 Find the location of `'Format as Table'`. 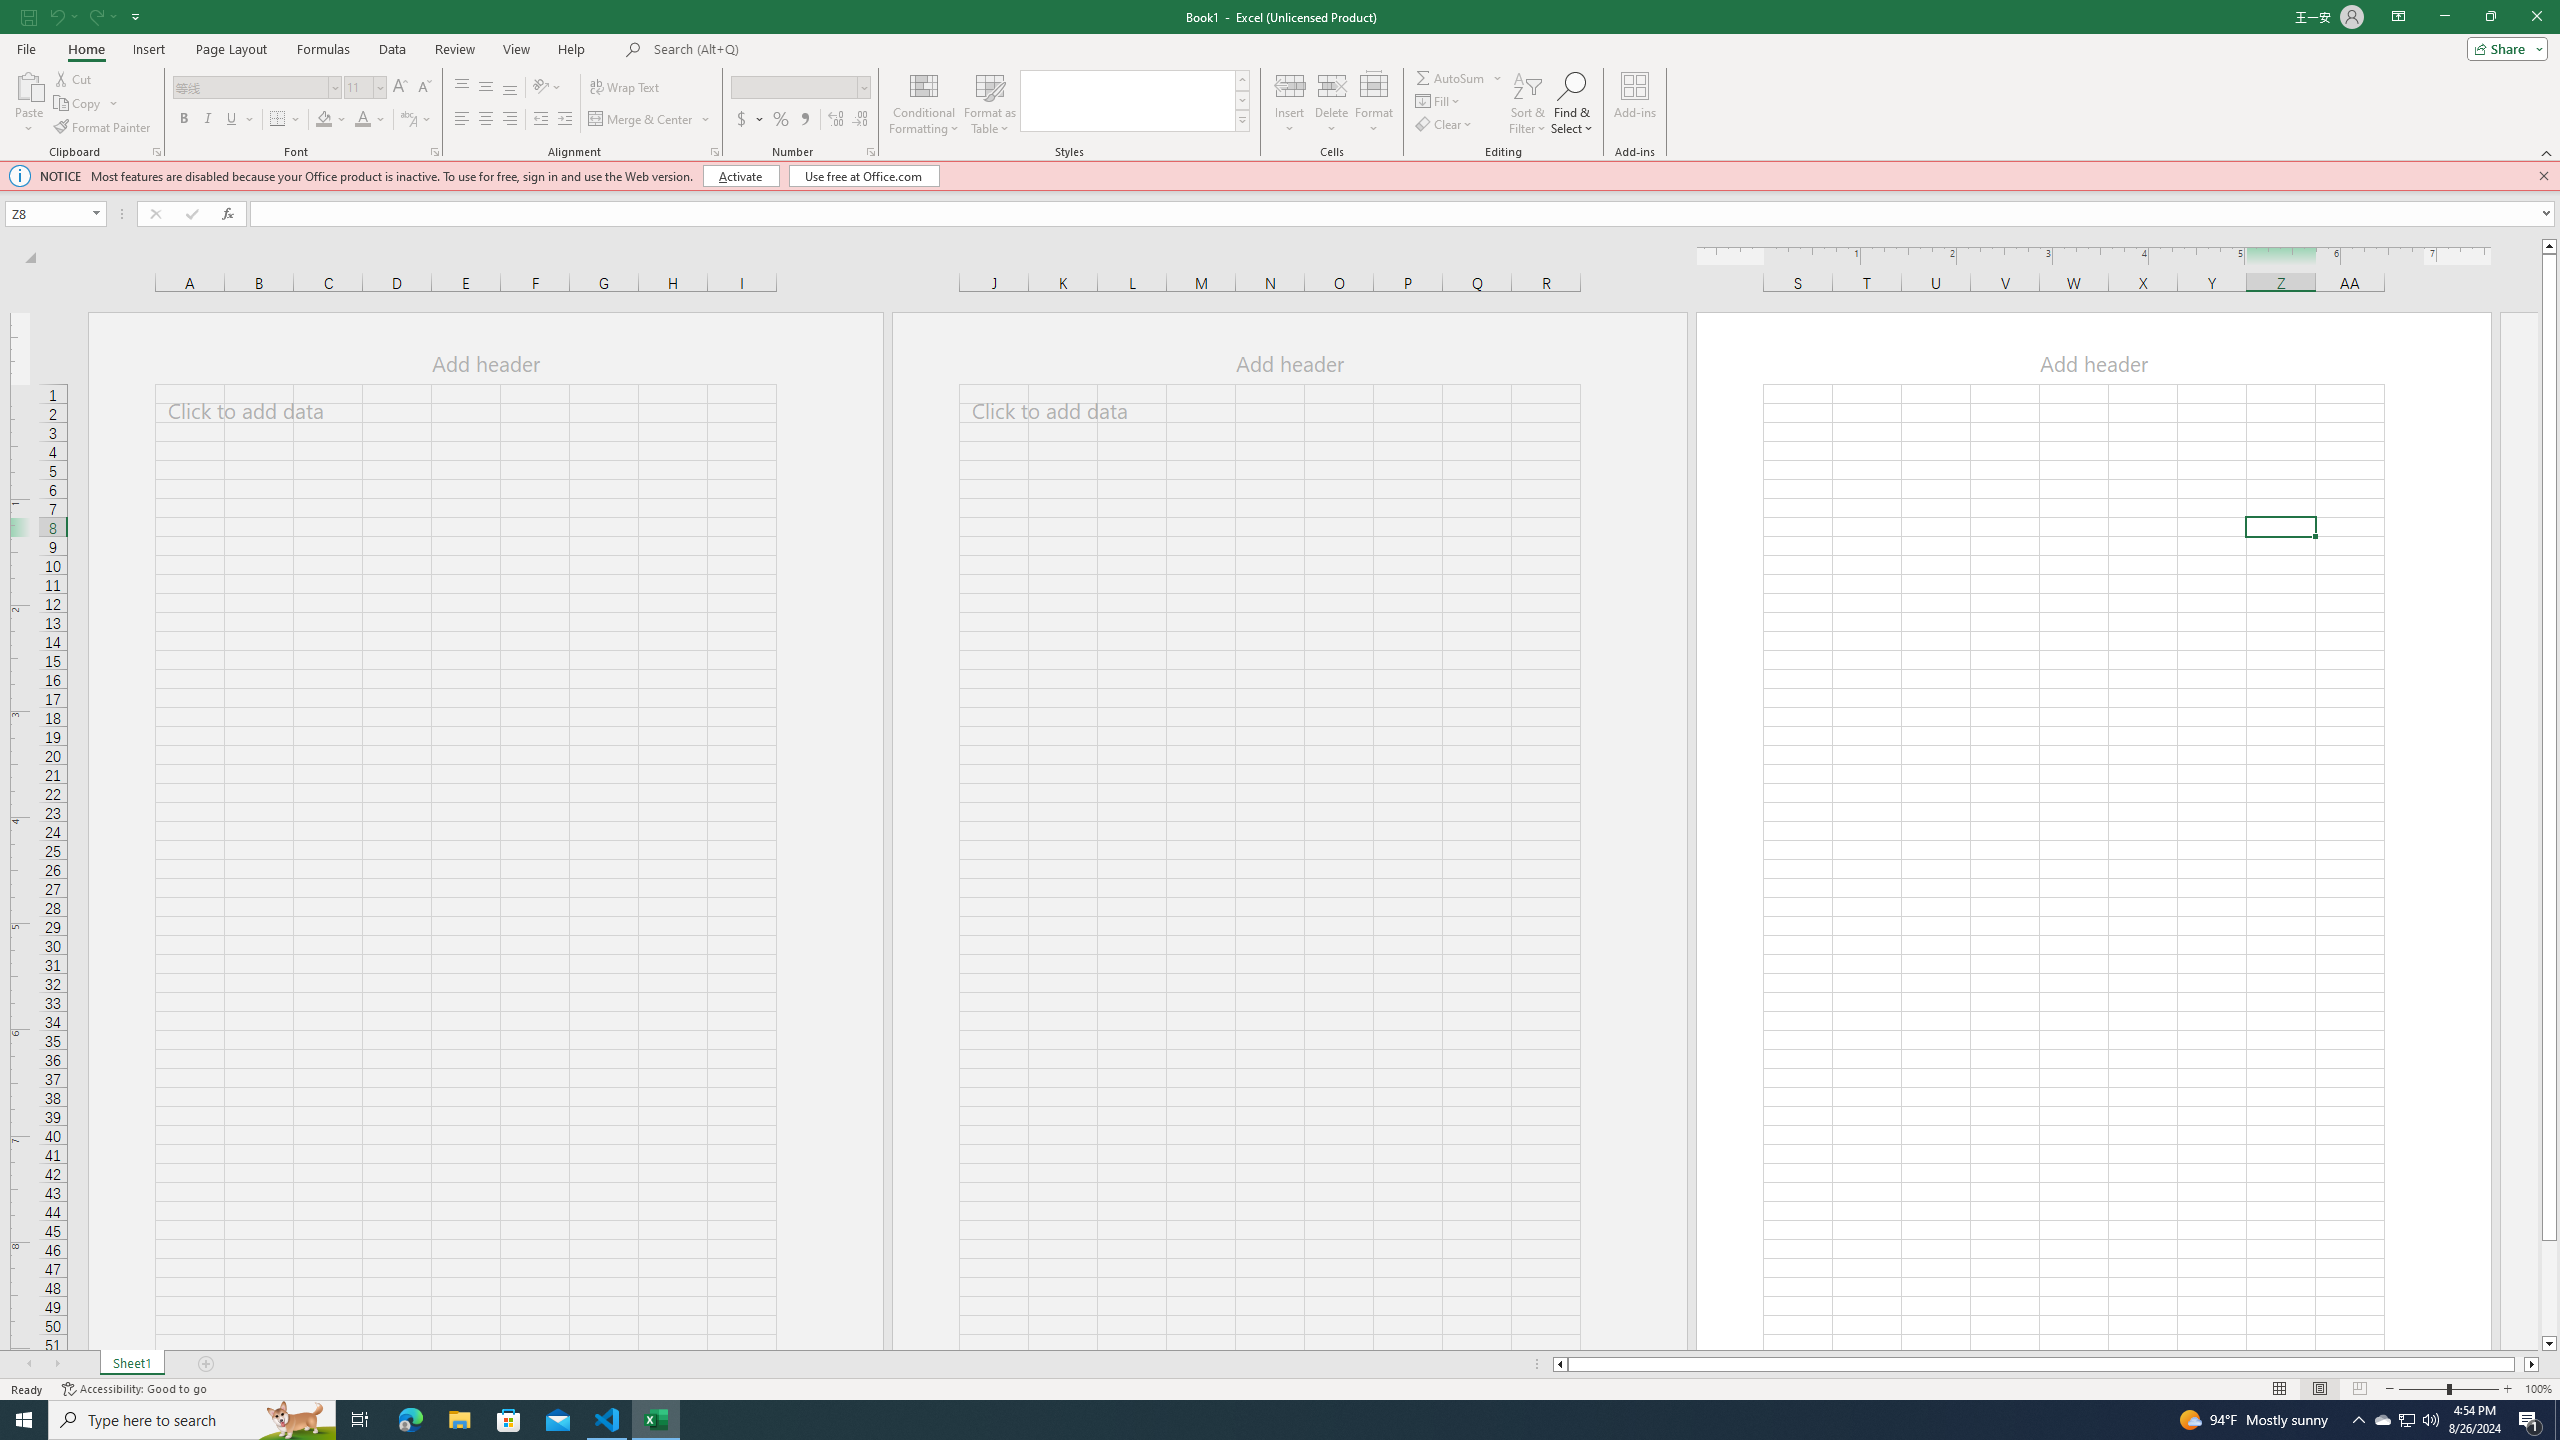

'Format as Table' is located at coordinates (990, 103).